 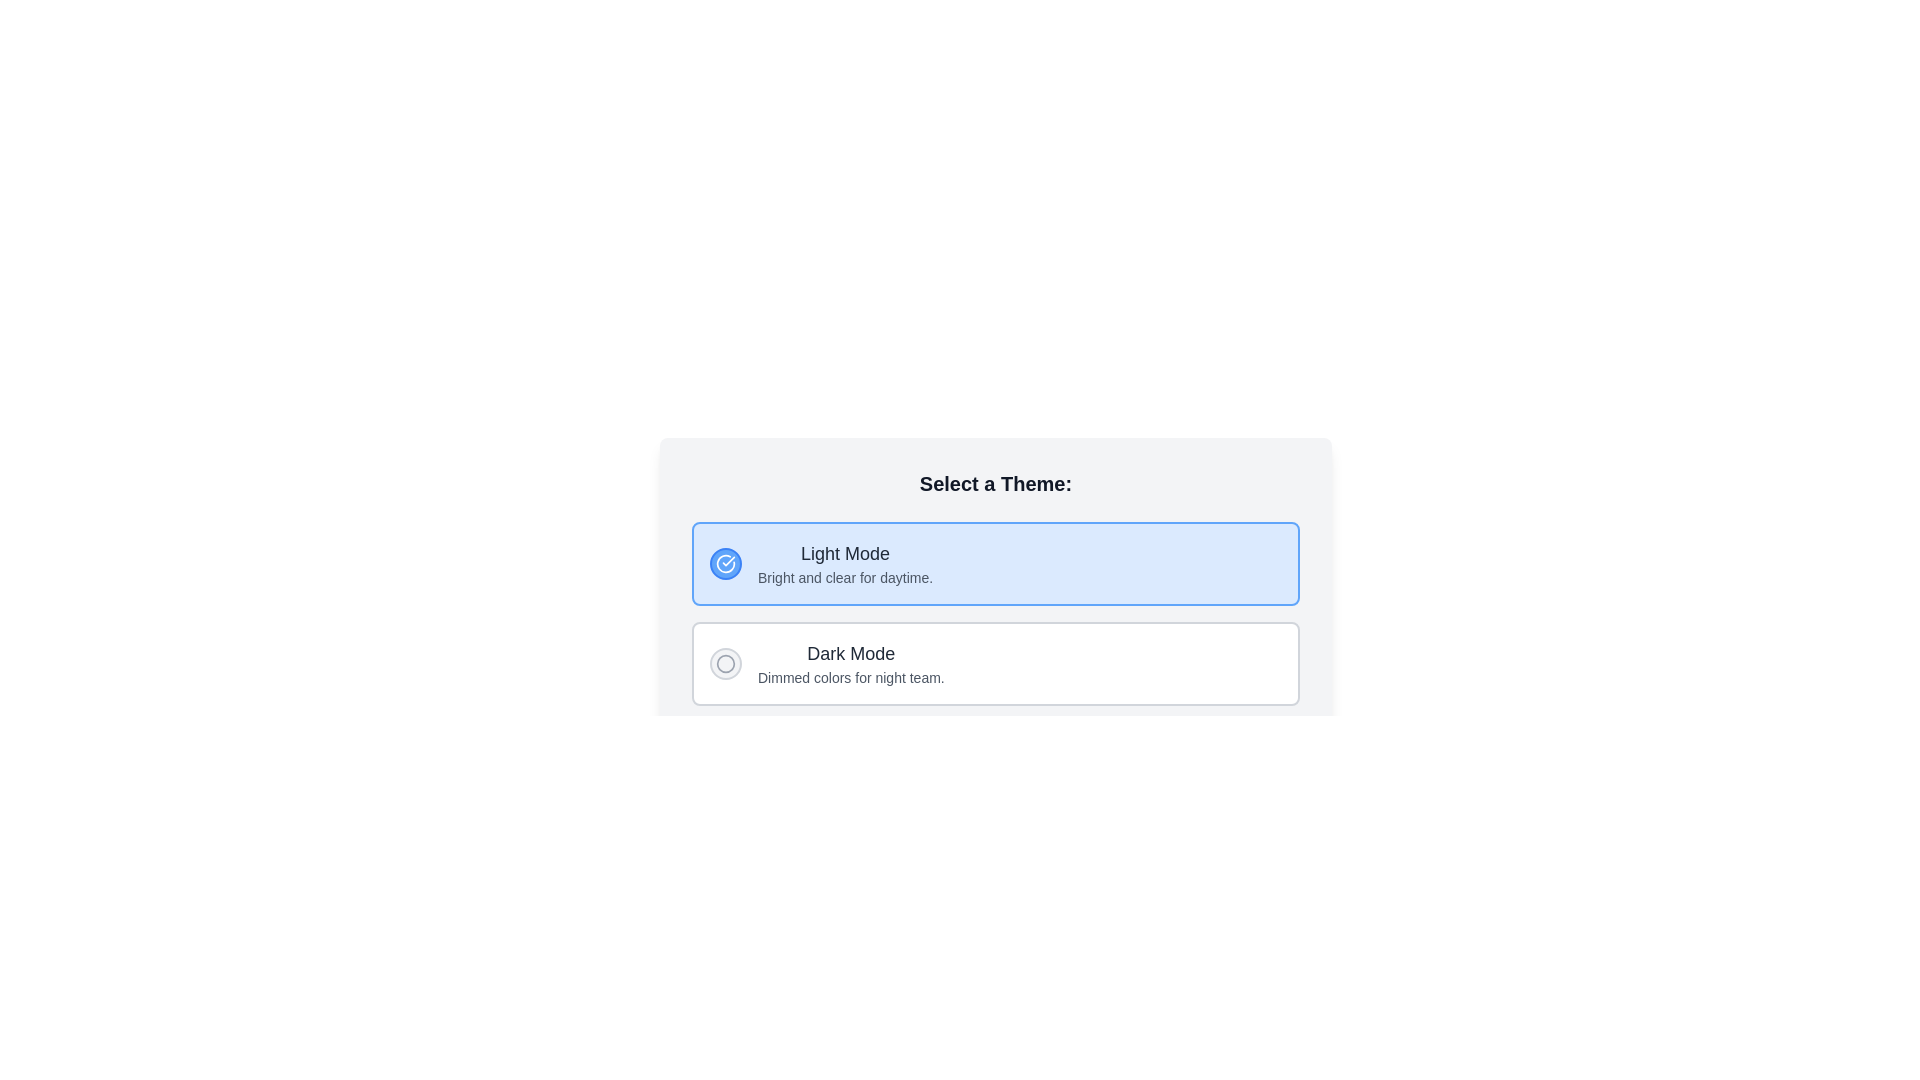 I want to click on the 'Light Mode' selectable option with descriptive text and icon, so click(x=821, y=563).